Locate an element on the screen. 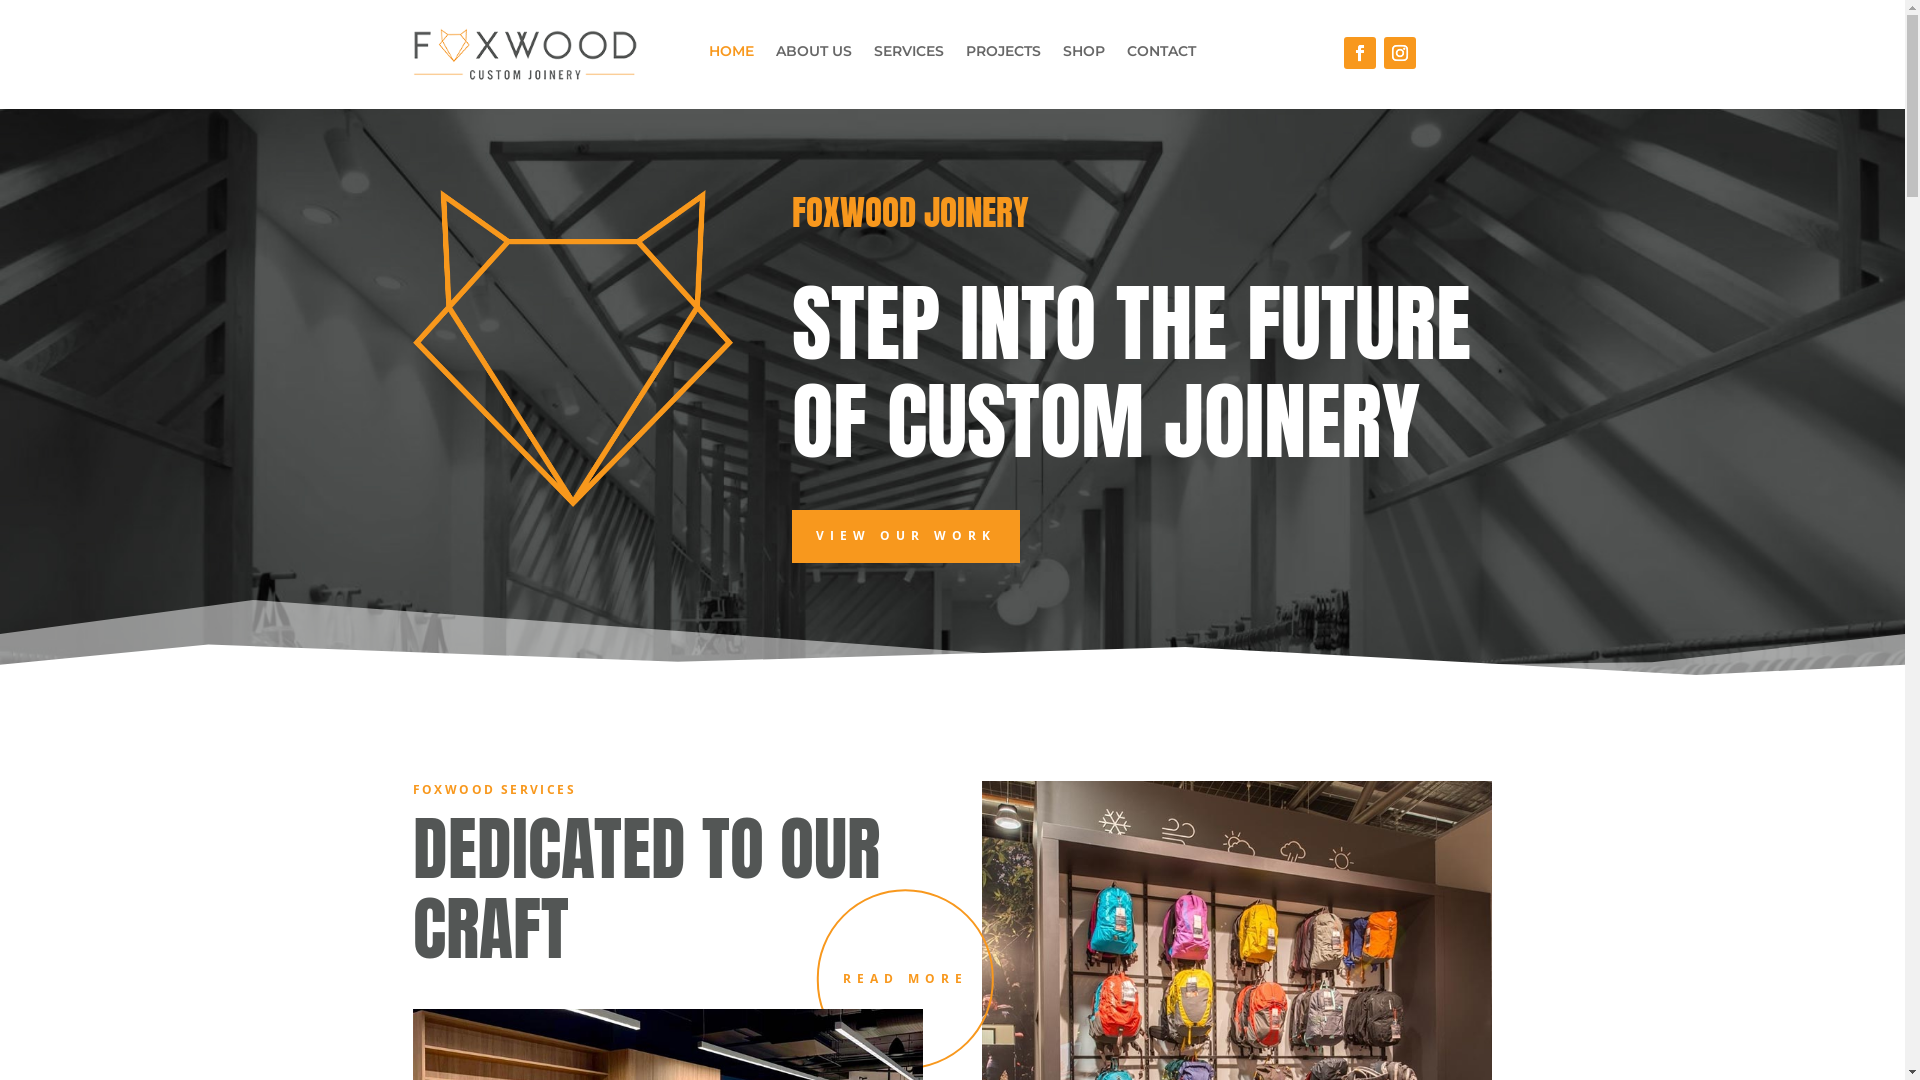 The height and width of the screenshot is (1080, 1920). 'SERVICES' is located at coordinates (907, 53).